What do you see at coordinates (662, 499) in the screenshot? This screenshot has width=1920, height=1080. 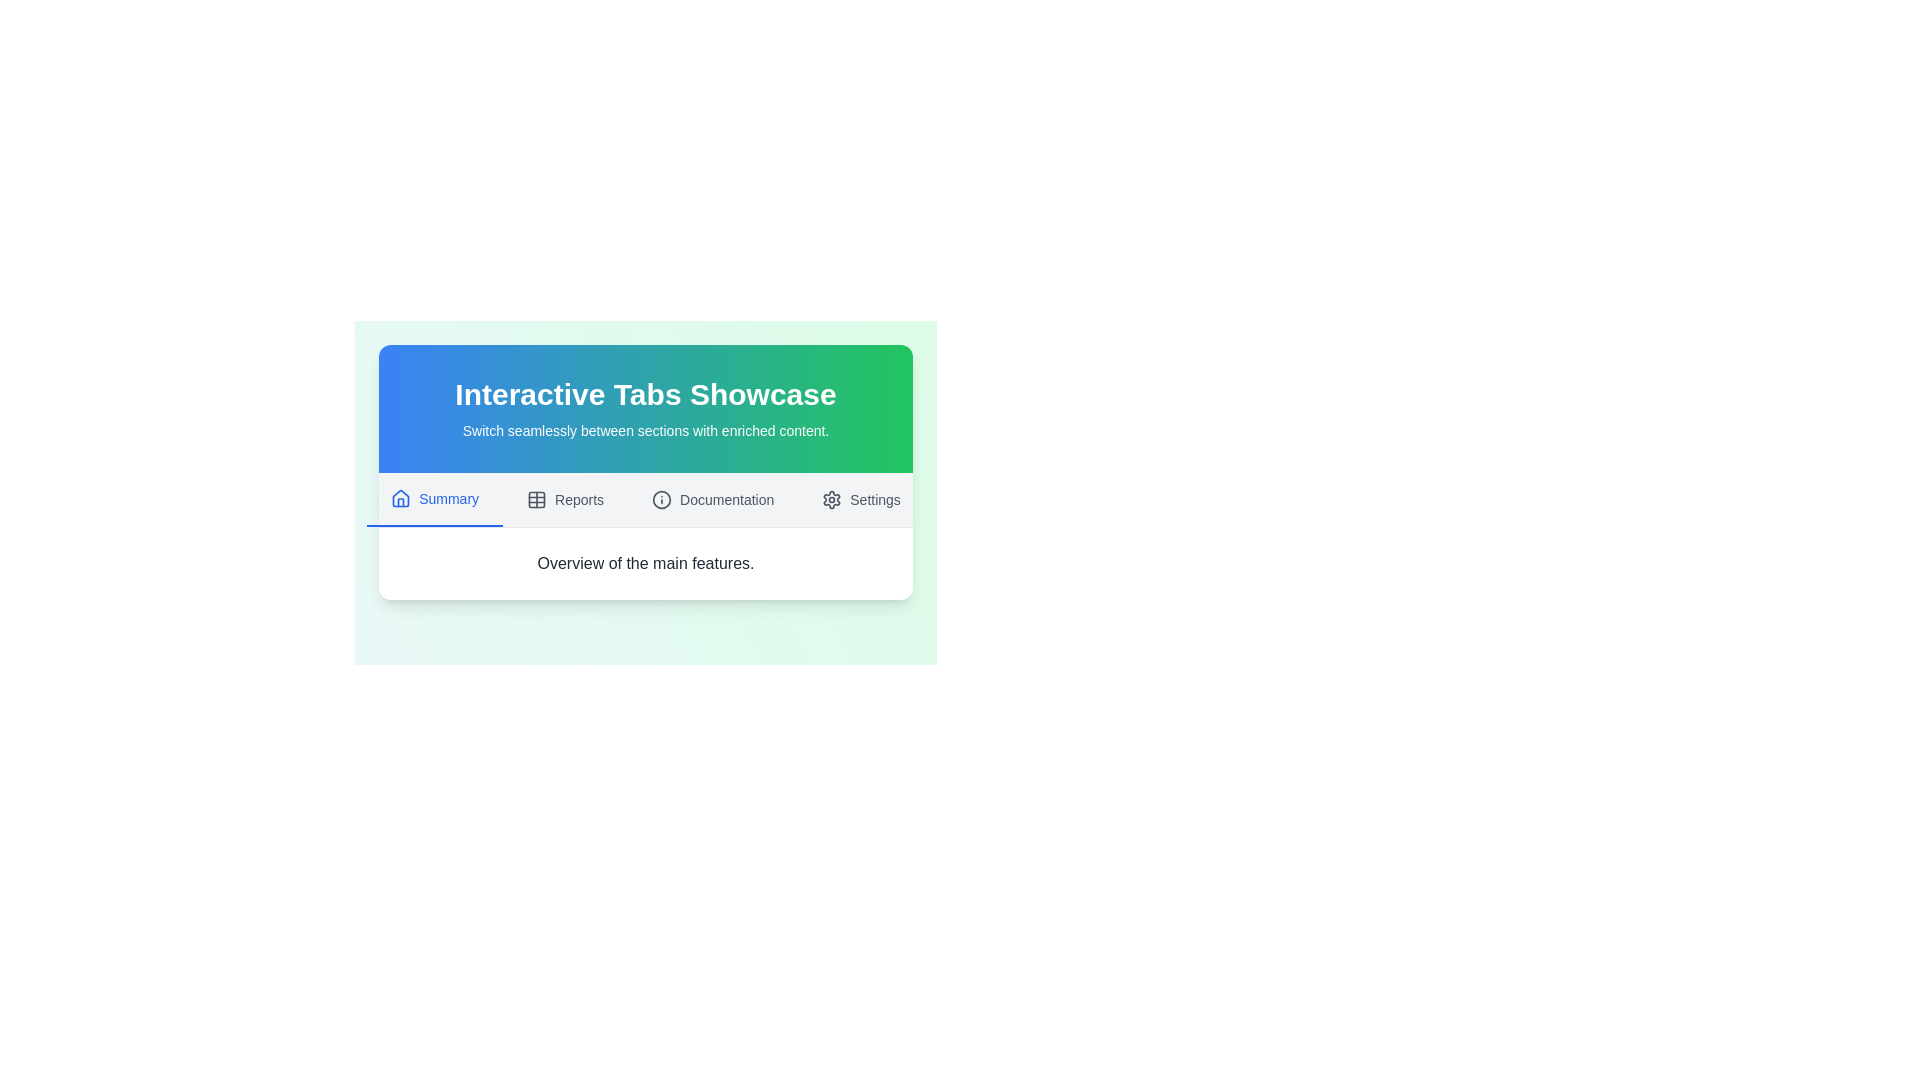 I see `the 'Documentation' tab icon located in the interactive navigation bar, positioned to the left of the 'Documentation' text label` at bounding box center [662, 499].